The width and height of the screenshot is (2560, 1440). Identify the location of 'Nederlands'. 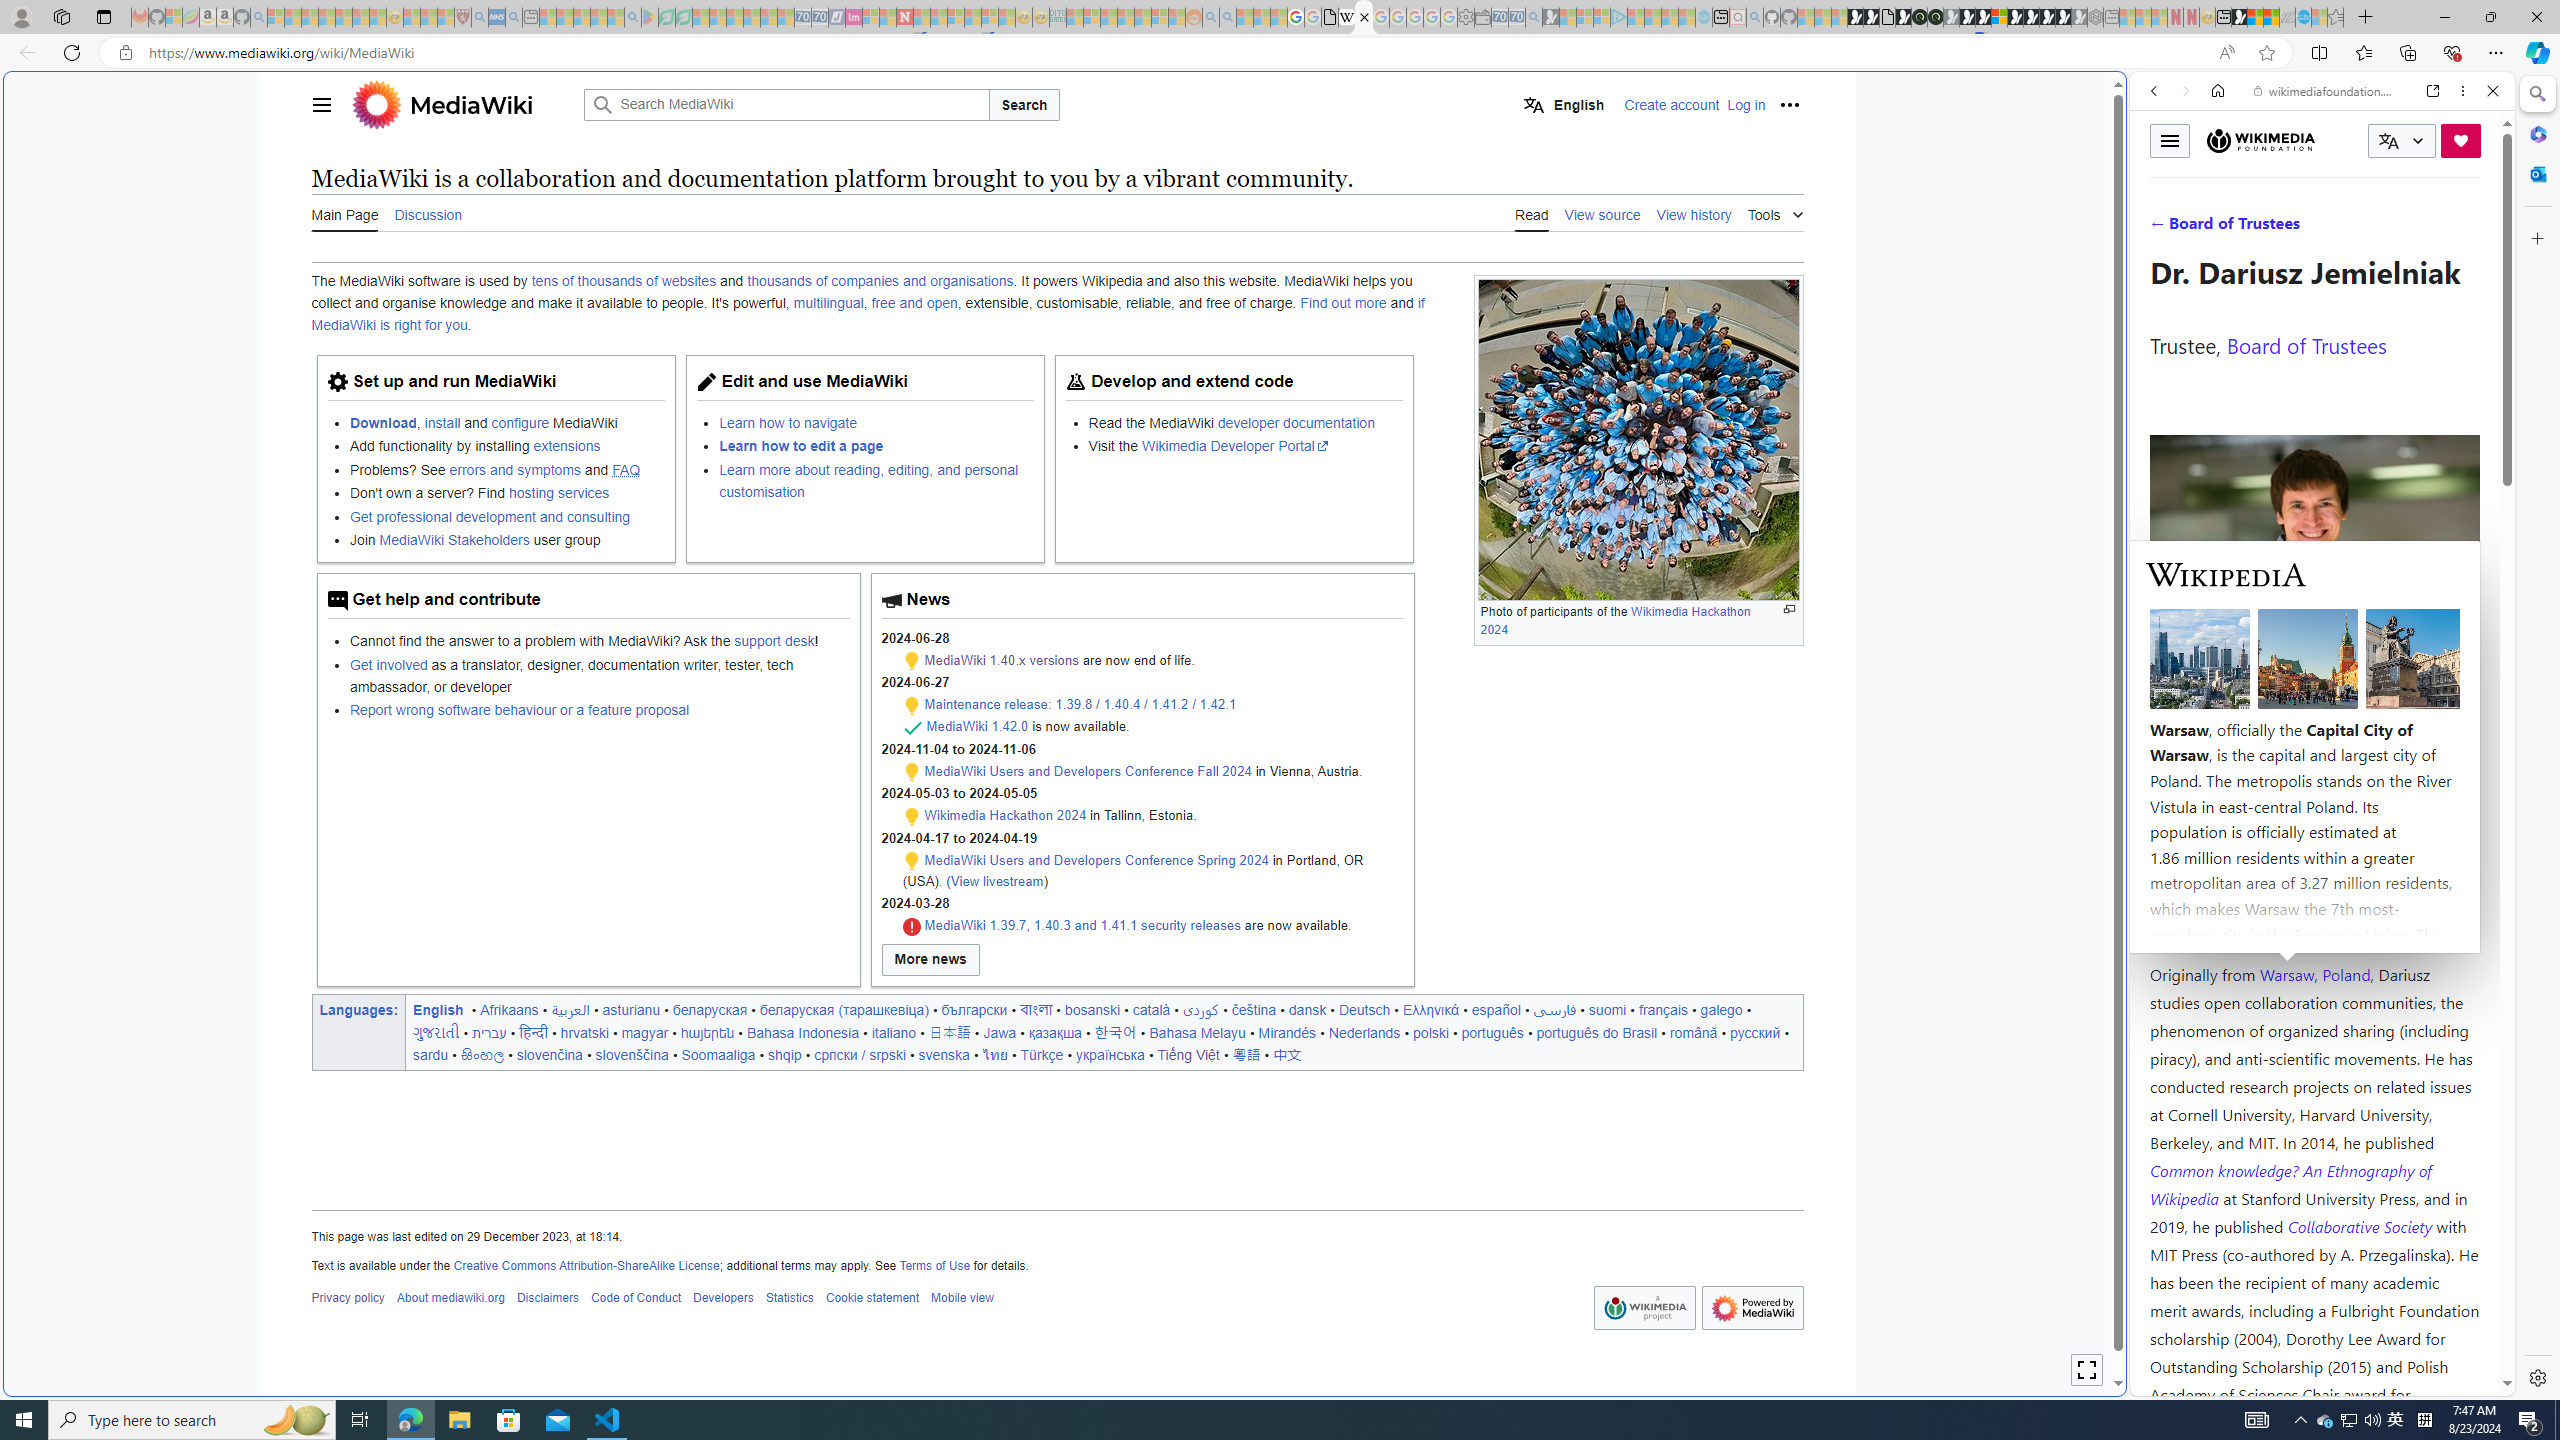
(1363, 1031).